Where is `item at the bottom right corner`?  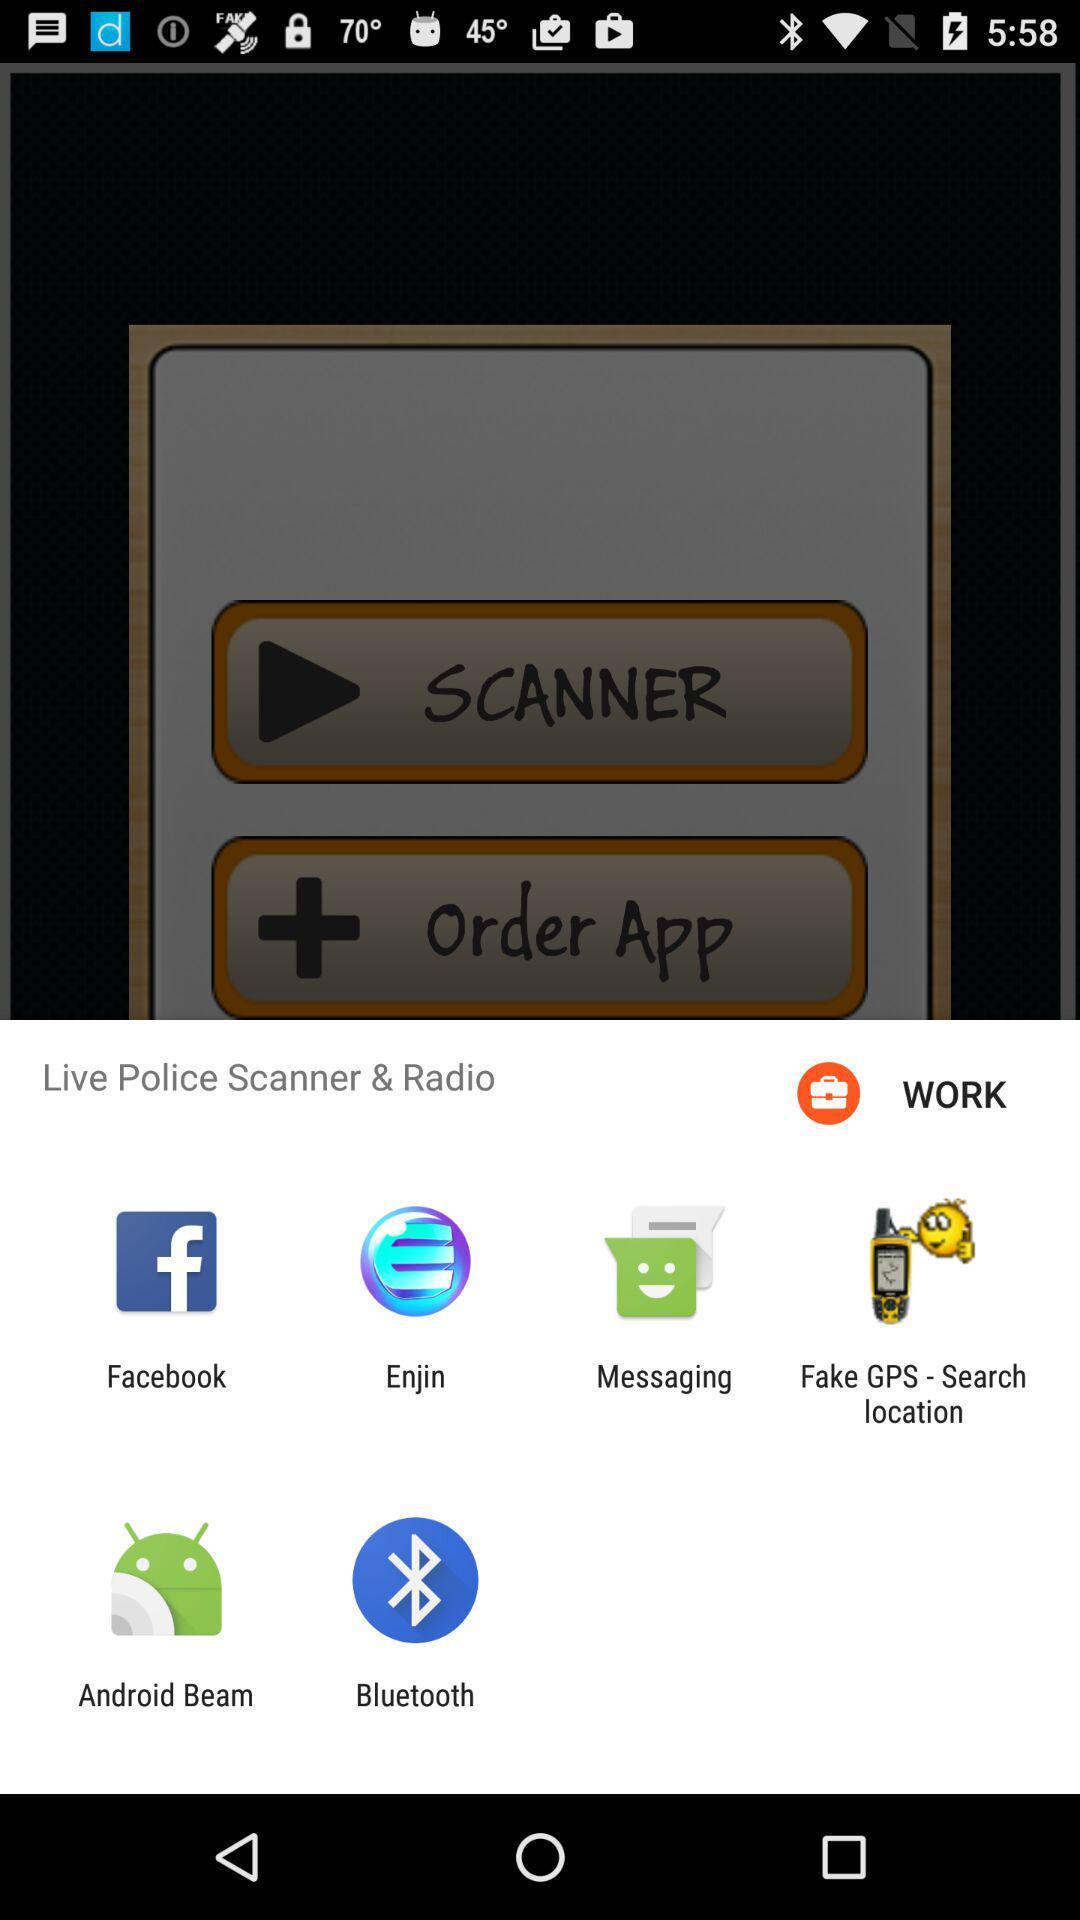 item at the bottom right corner is located at coordinates (913, 1392).